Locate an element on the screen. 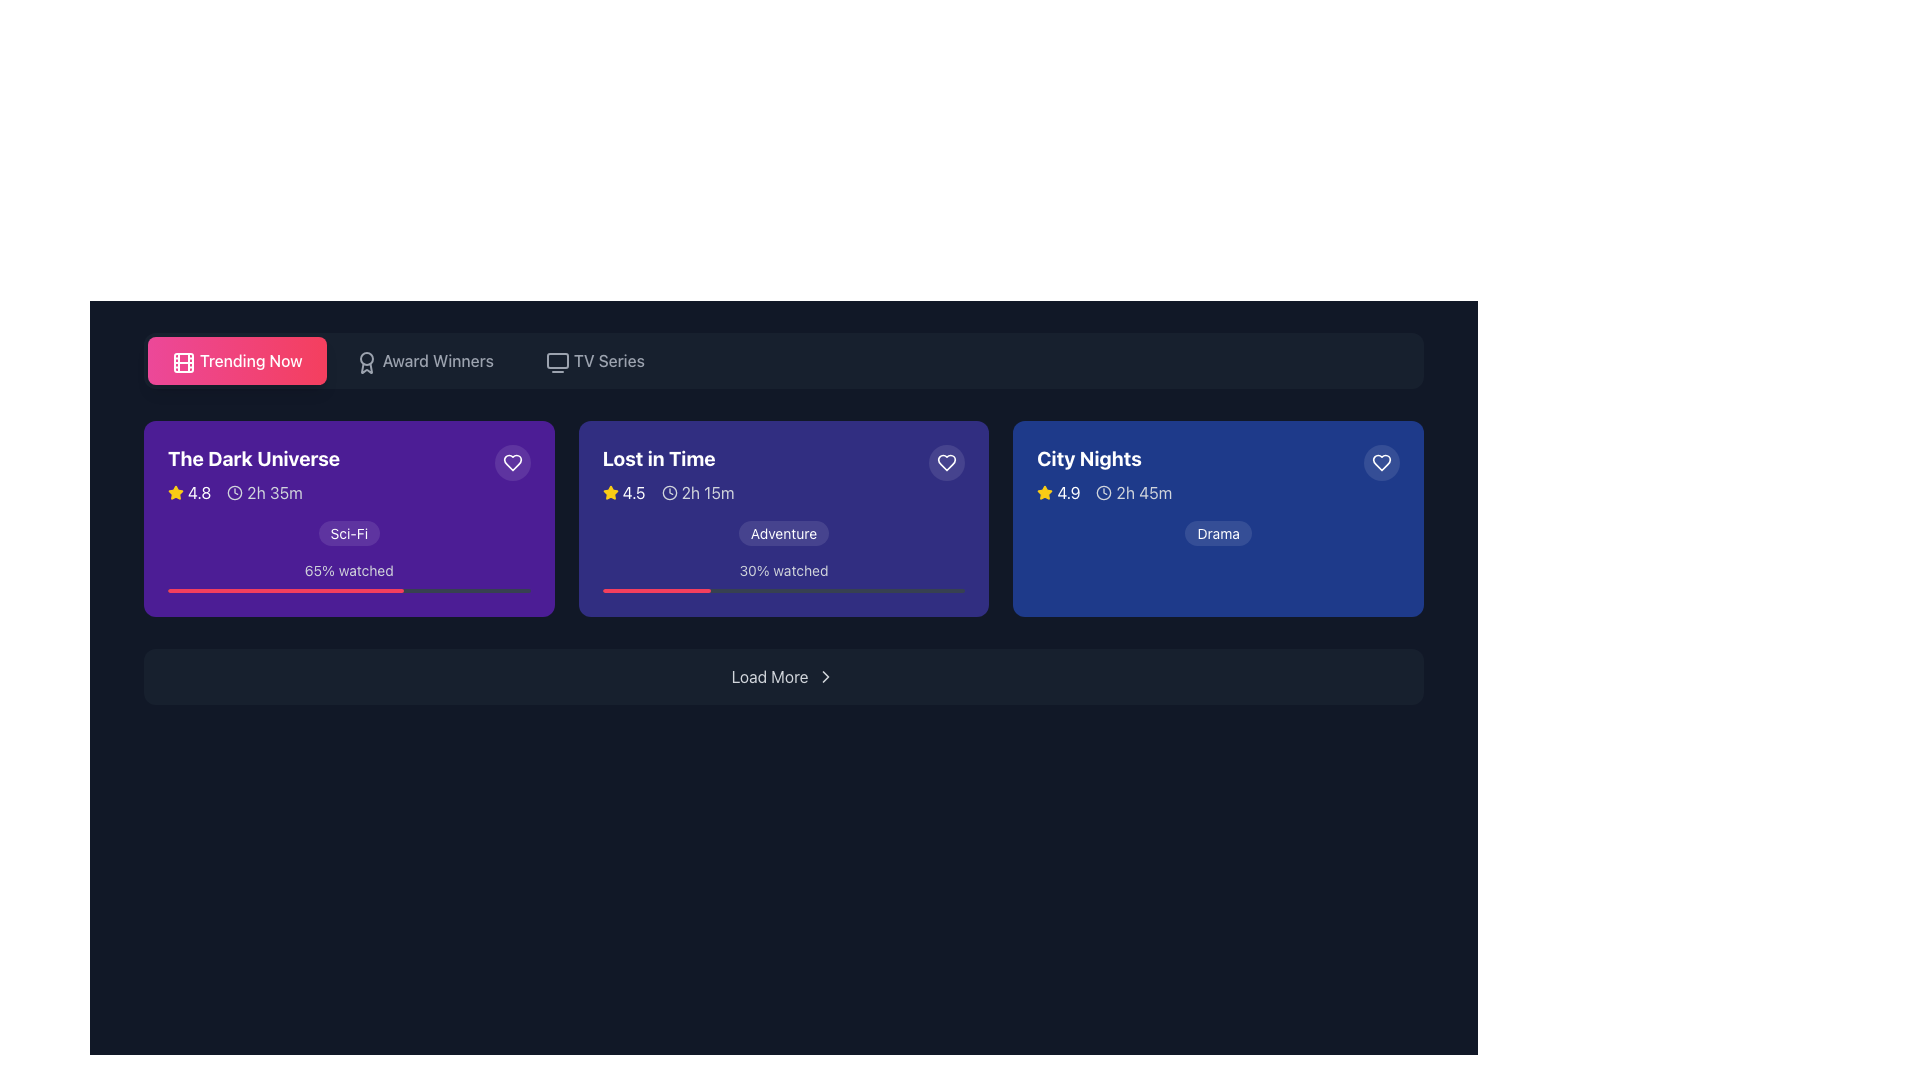 The width and height of the screenshot is (1920, 1080). the SVG graphic element representing the 'TV Series' category icon located in the top navigation bar is located at coordinates (557, 361).